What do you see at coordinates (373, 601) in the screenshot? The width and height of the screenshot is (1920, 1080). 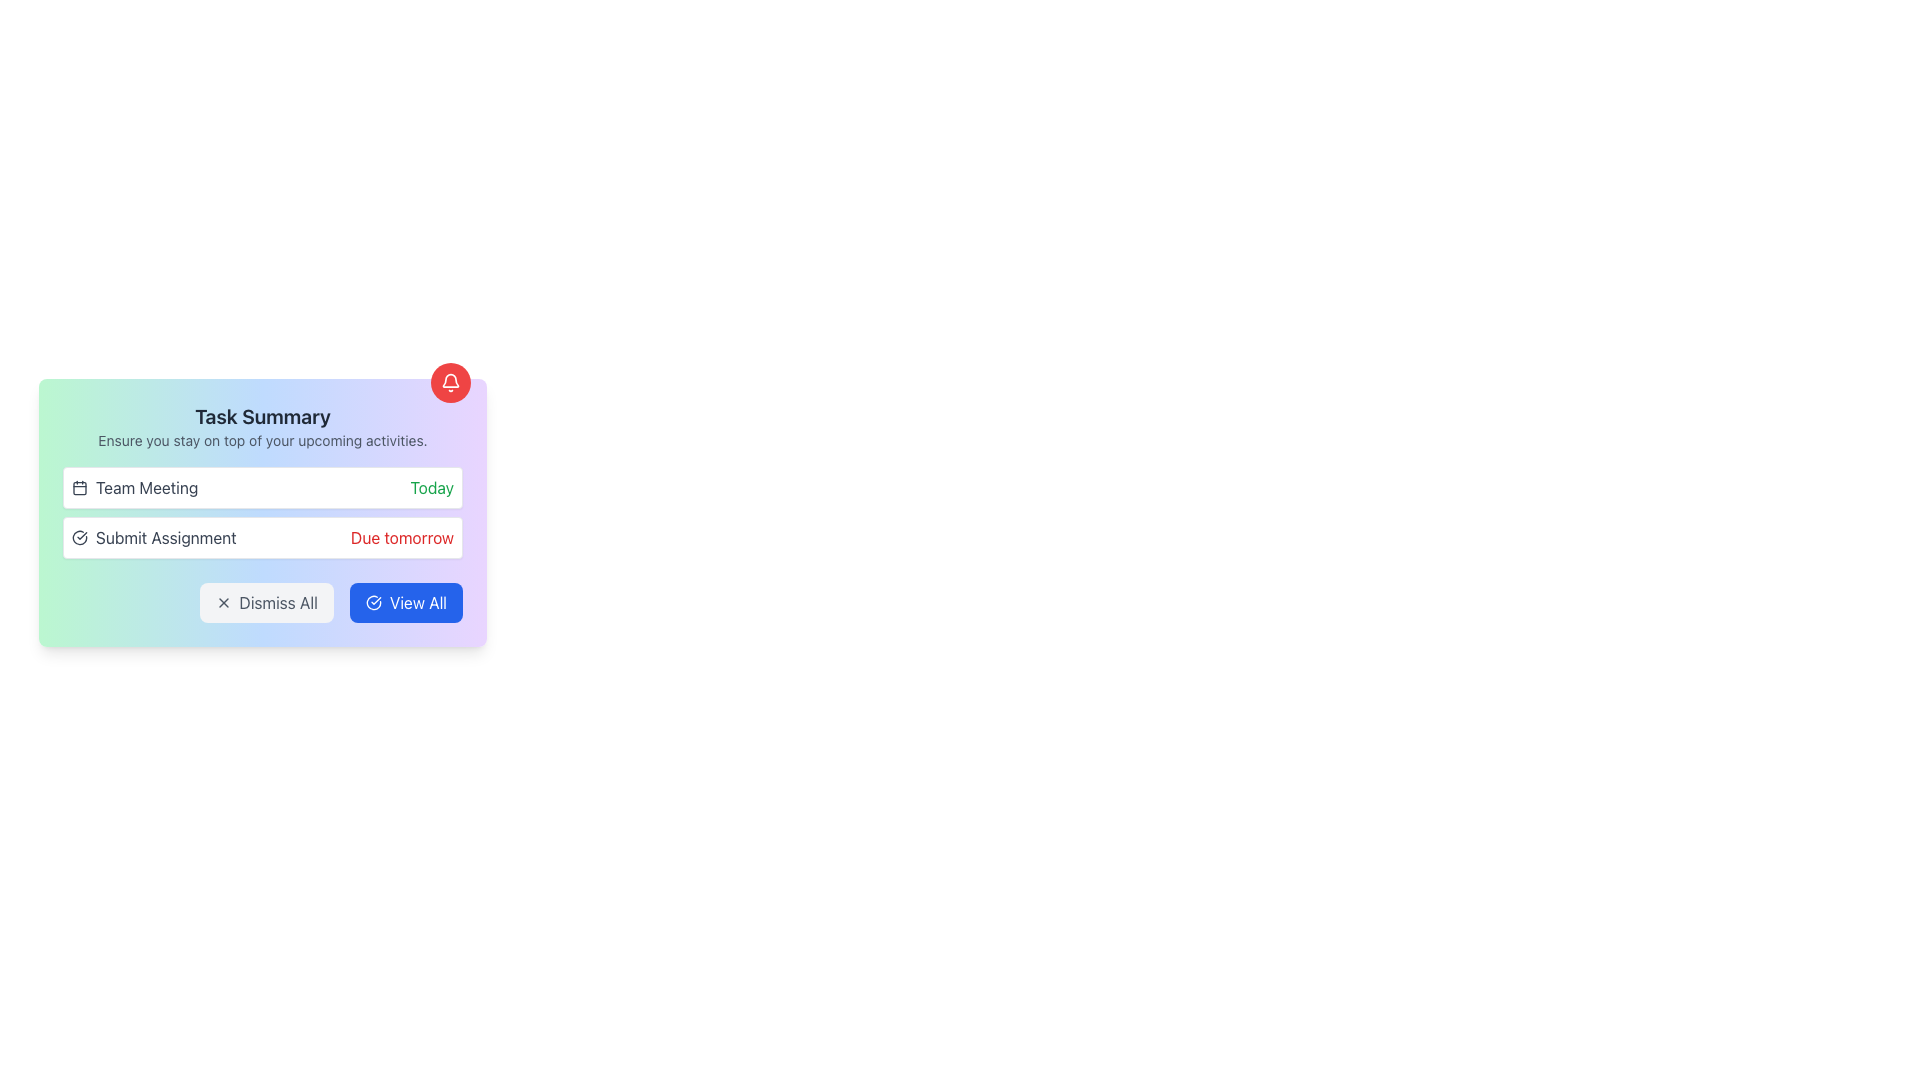 I see `the SVG icon indicating action confirmation located in the bottom-right area of the 'Task Summary' box, next to the 'View All' button text` at bounding box center [373, 601].